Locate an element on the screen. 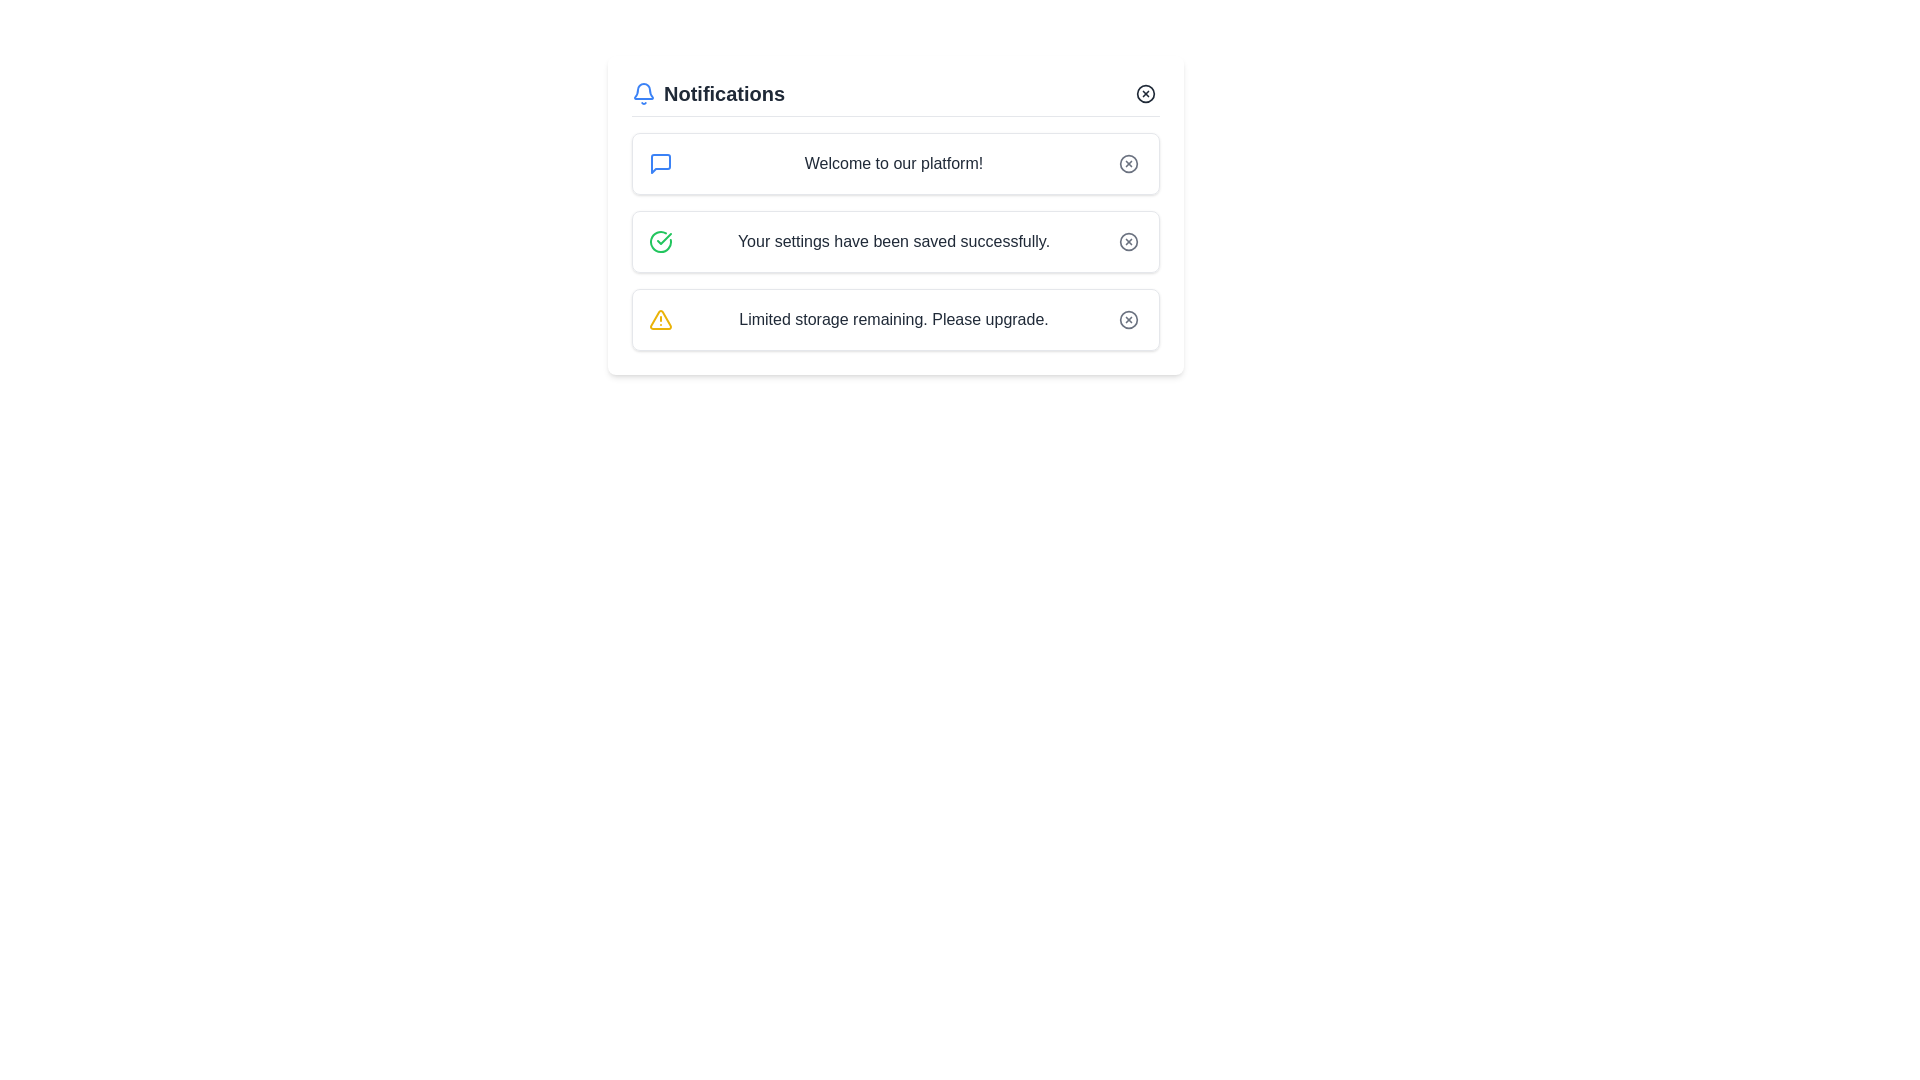 The image size is (1920, 1080). the bold, large text label displaying 'Notifications' in dark gray, positioned near the top center of the UI is located at coordinates (723, 93).